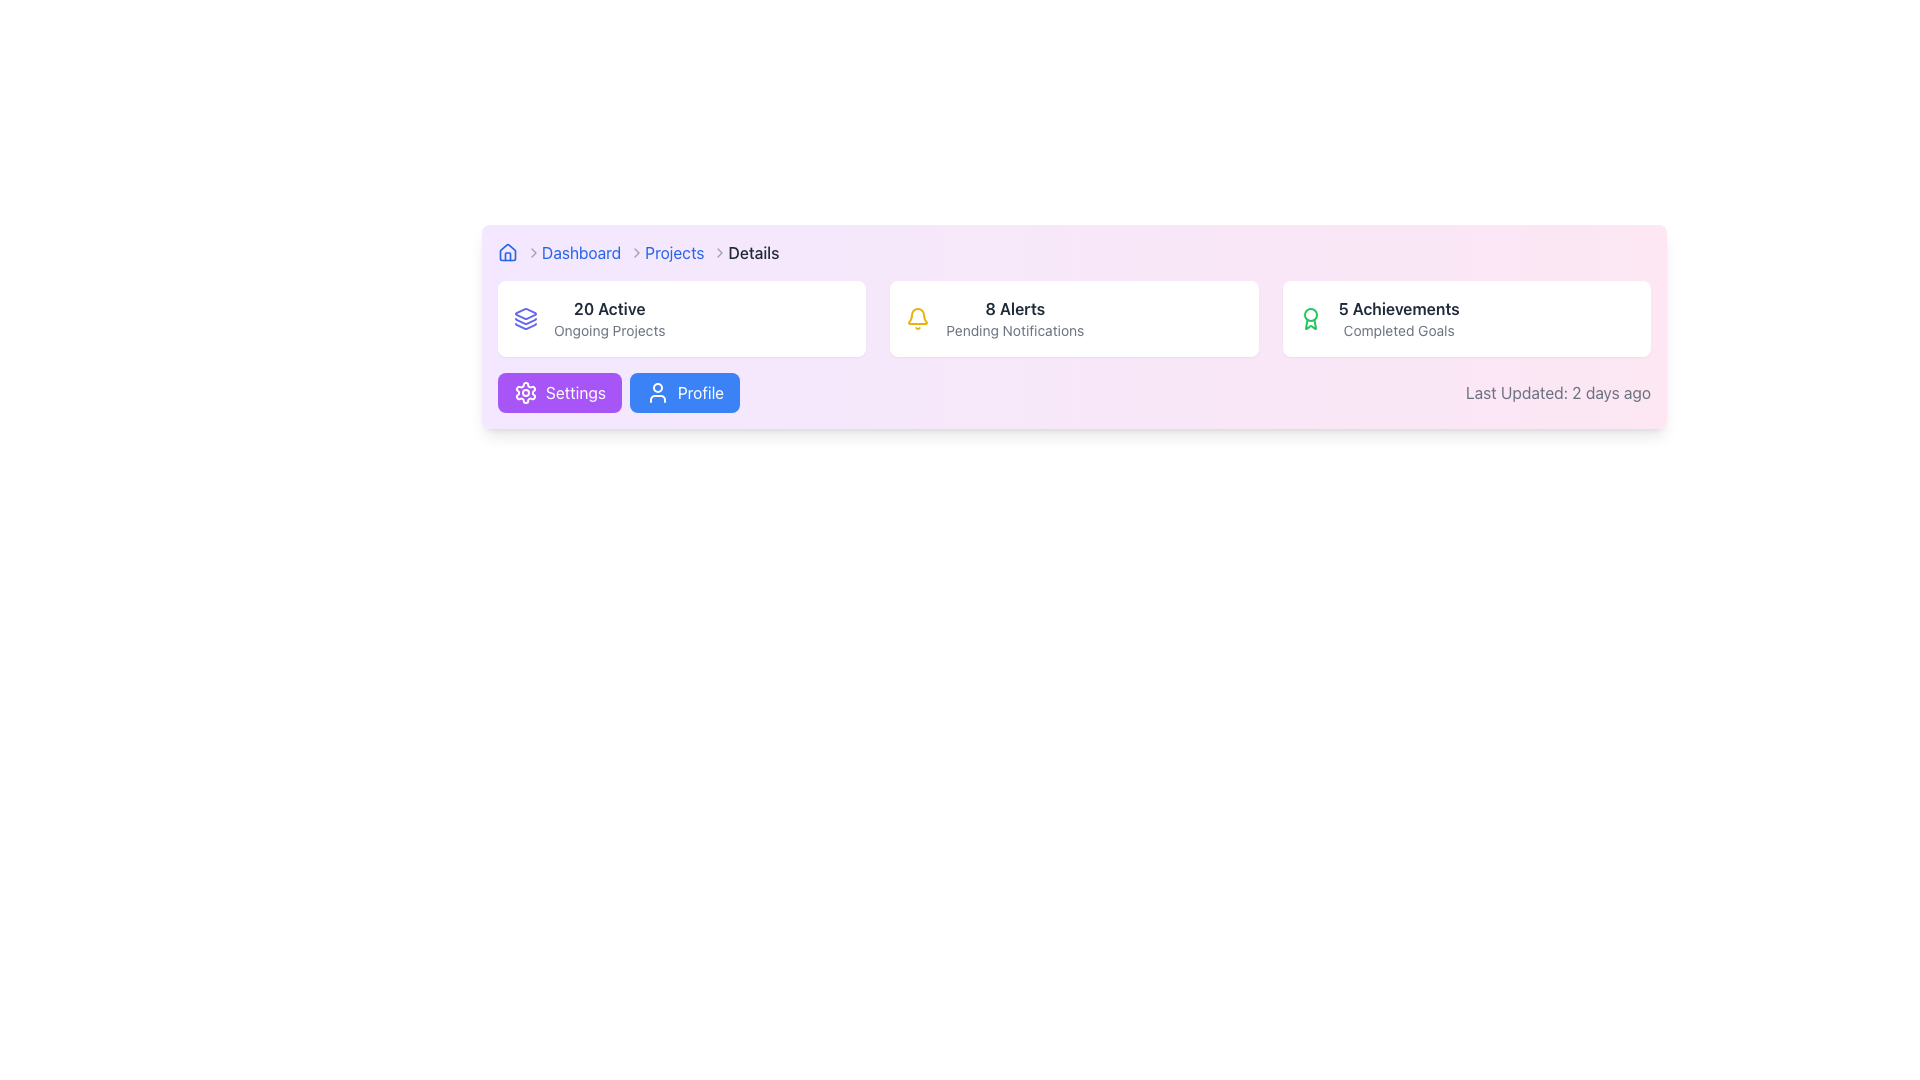 Image resolution: width=1920 pixels, height=1080 pixels. Describe the element at coordinates (608, 318) in the screenshot. I see `the textual information display element that shows '20 Active' and 'Ongoing Projects', located in the second card on the dashboard page` at that location.